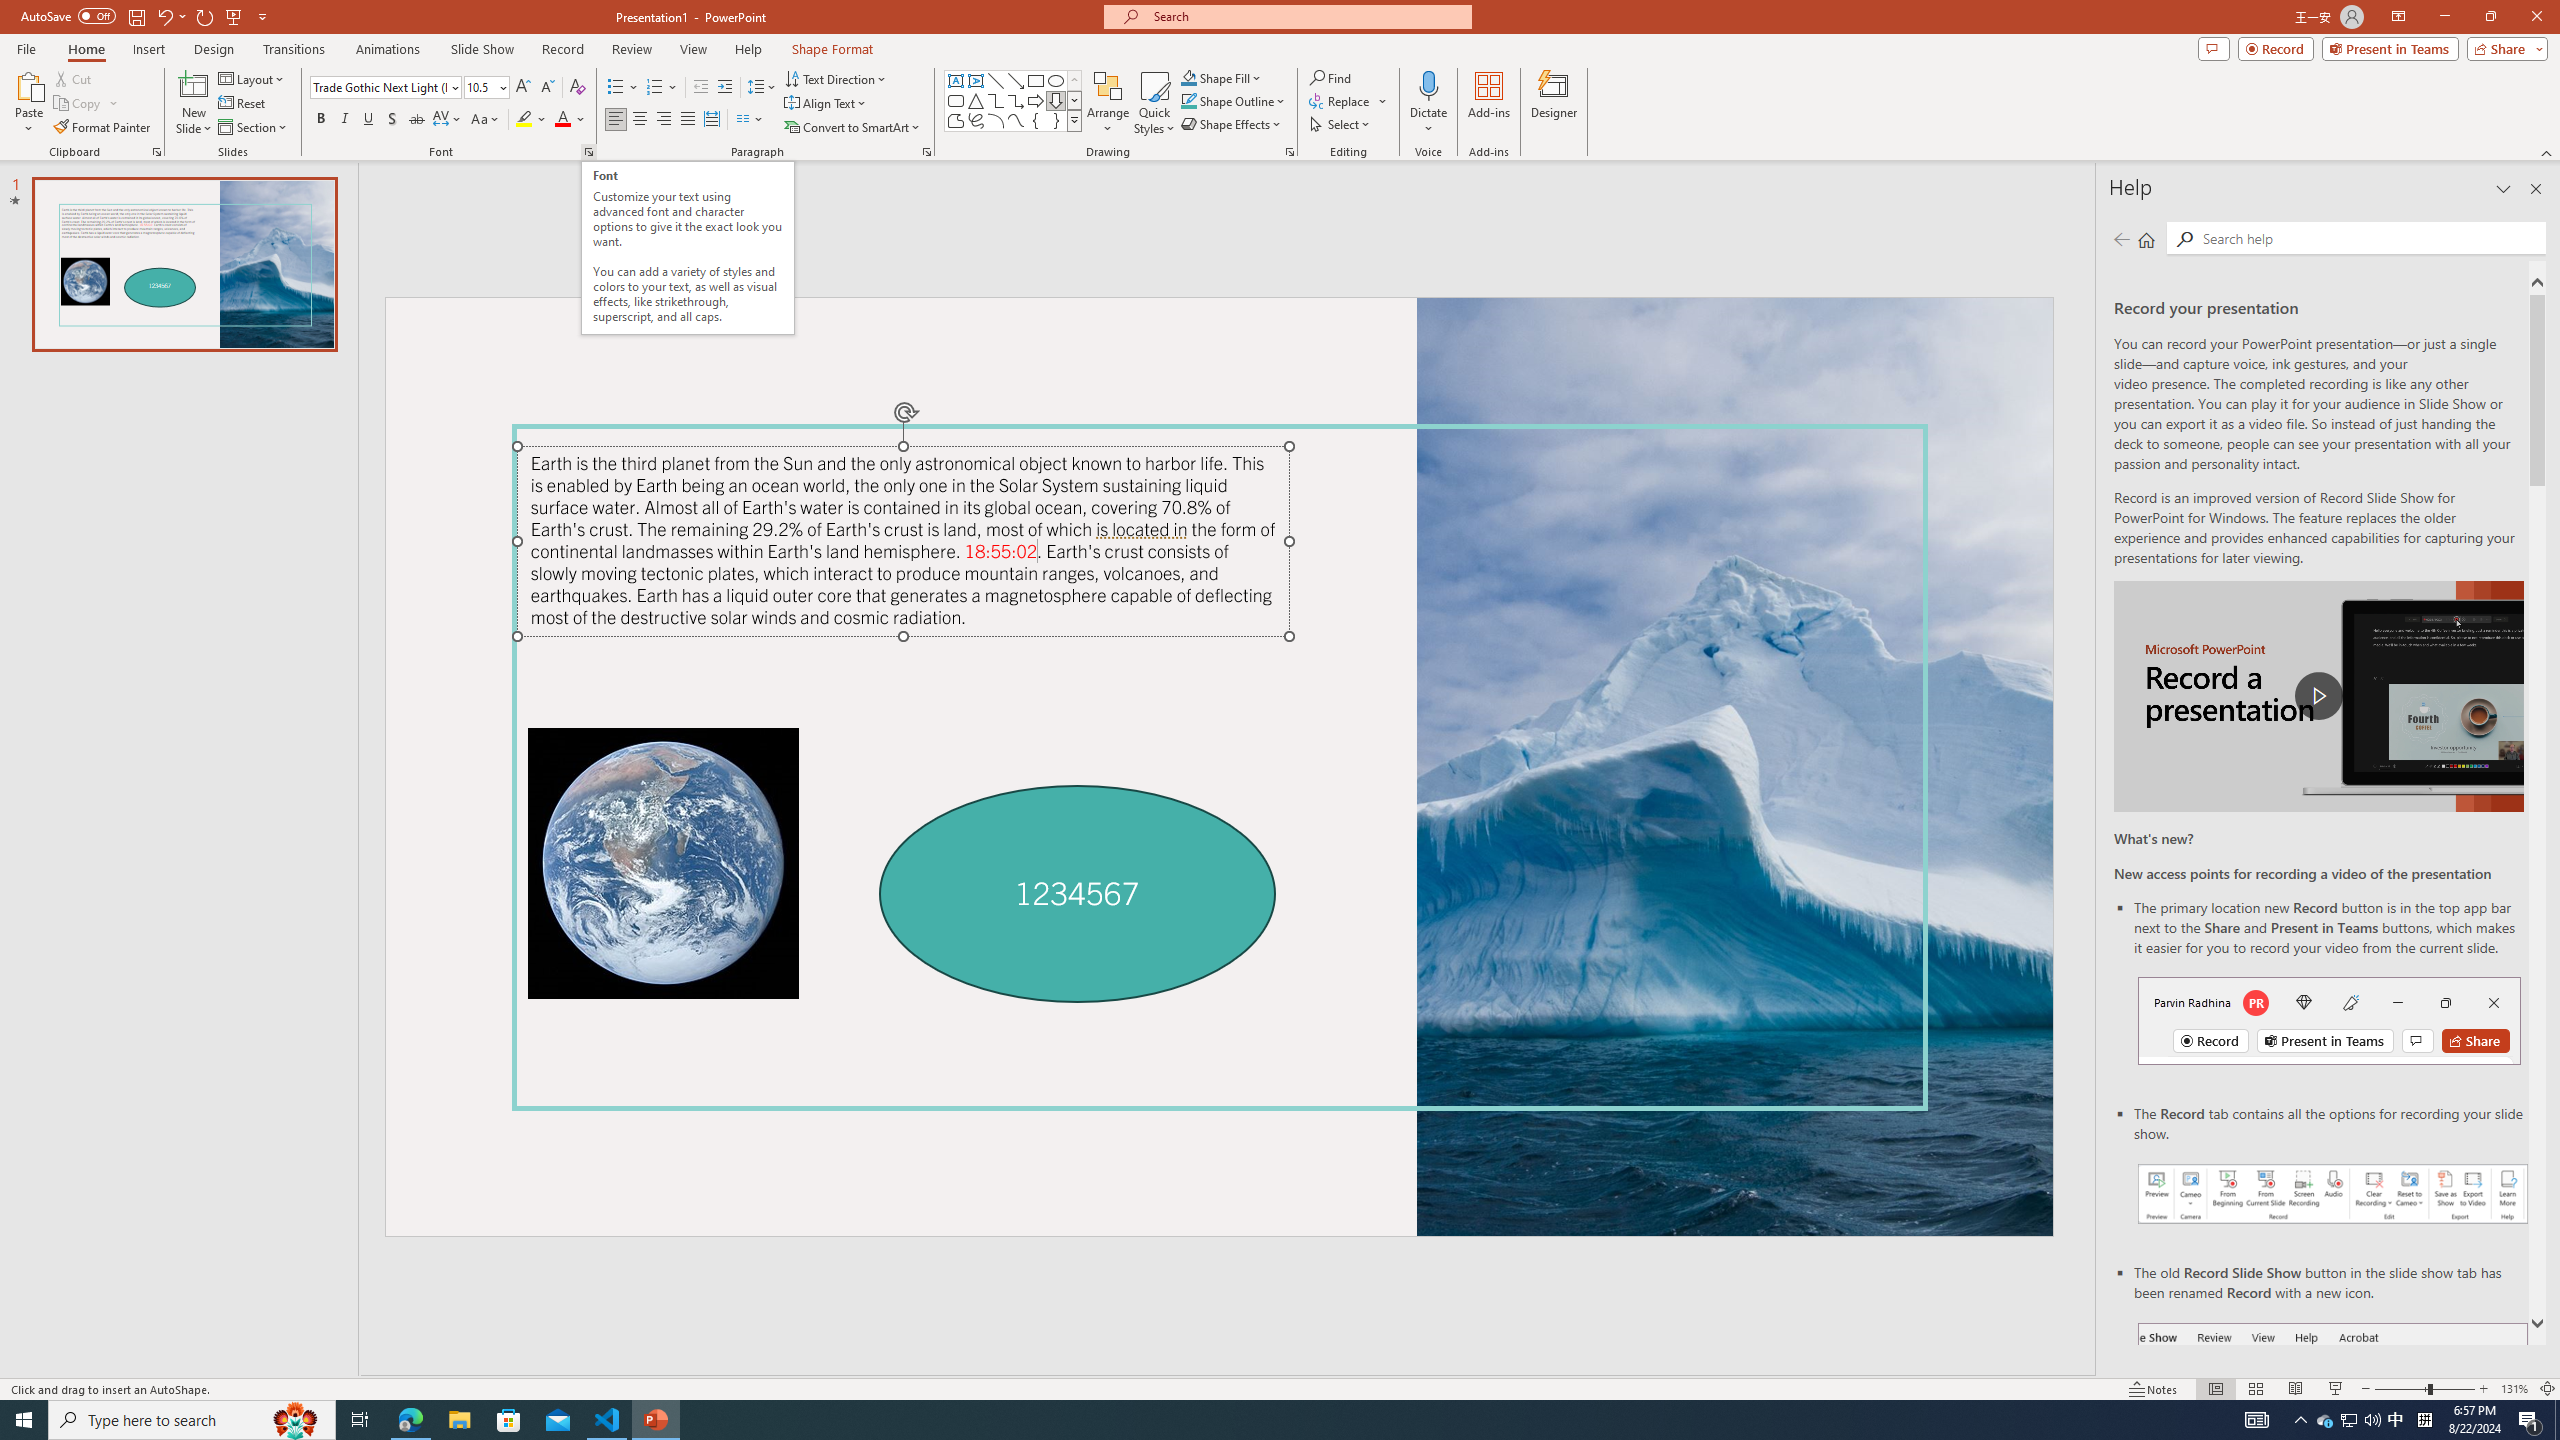 The width and height of the screenshot is (2560, 1440). What do you see at coordinates (78, 103) in the screenshot?
I see `'Copy'` at bounding box center [78, 103].